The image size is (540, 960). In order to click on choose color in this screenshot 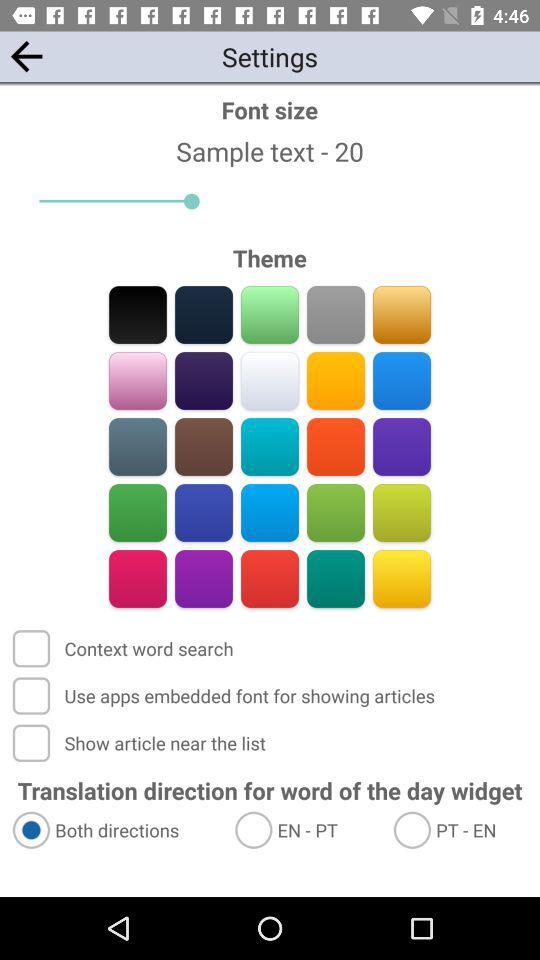, I will do `click(401, 380)`.